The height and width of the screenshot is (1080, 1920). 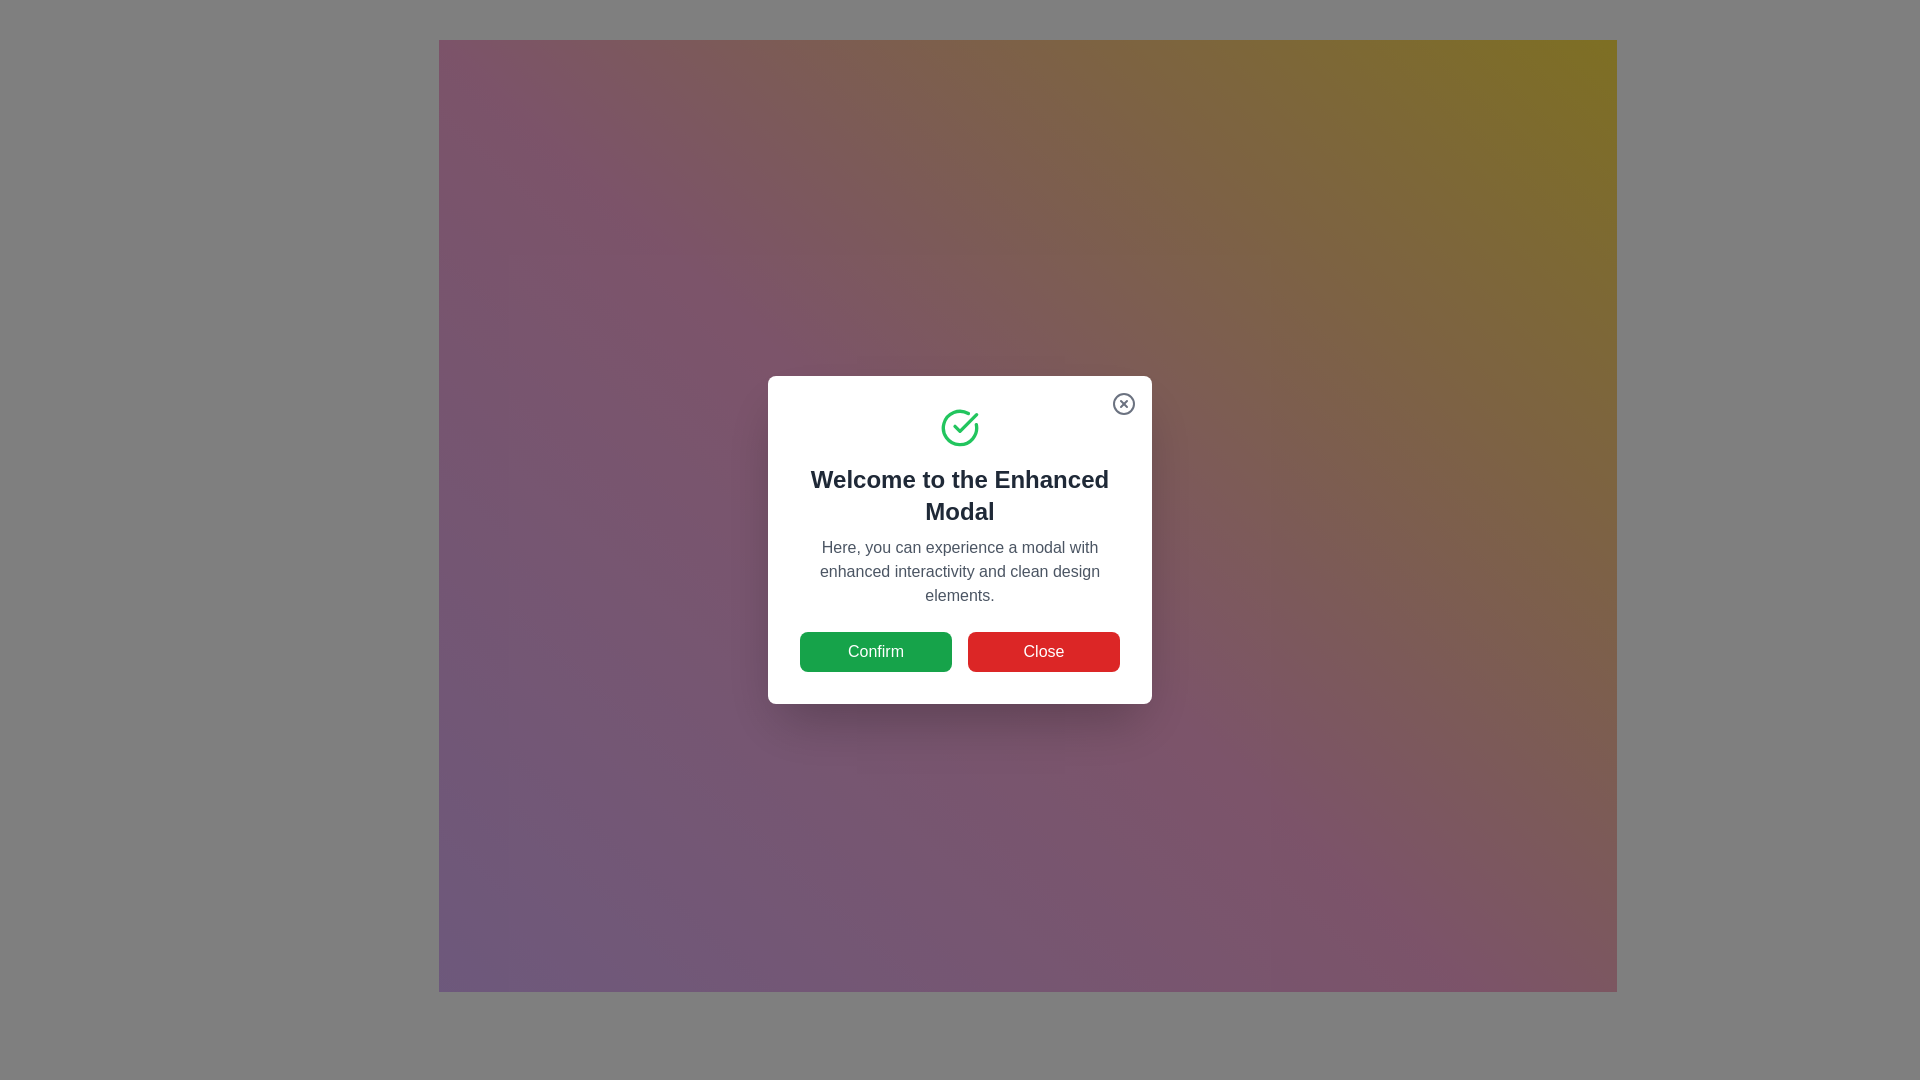 I want to click on the small circular button with a cross in the center located at the top-right corner of the pop-up modal, so click(x=1123, y=404).